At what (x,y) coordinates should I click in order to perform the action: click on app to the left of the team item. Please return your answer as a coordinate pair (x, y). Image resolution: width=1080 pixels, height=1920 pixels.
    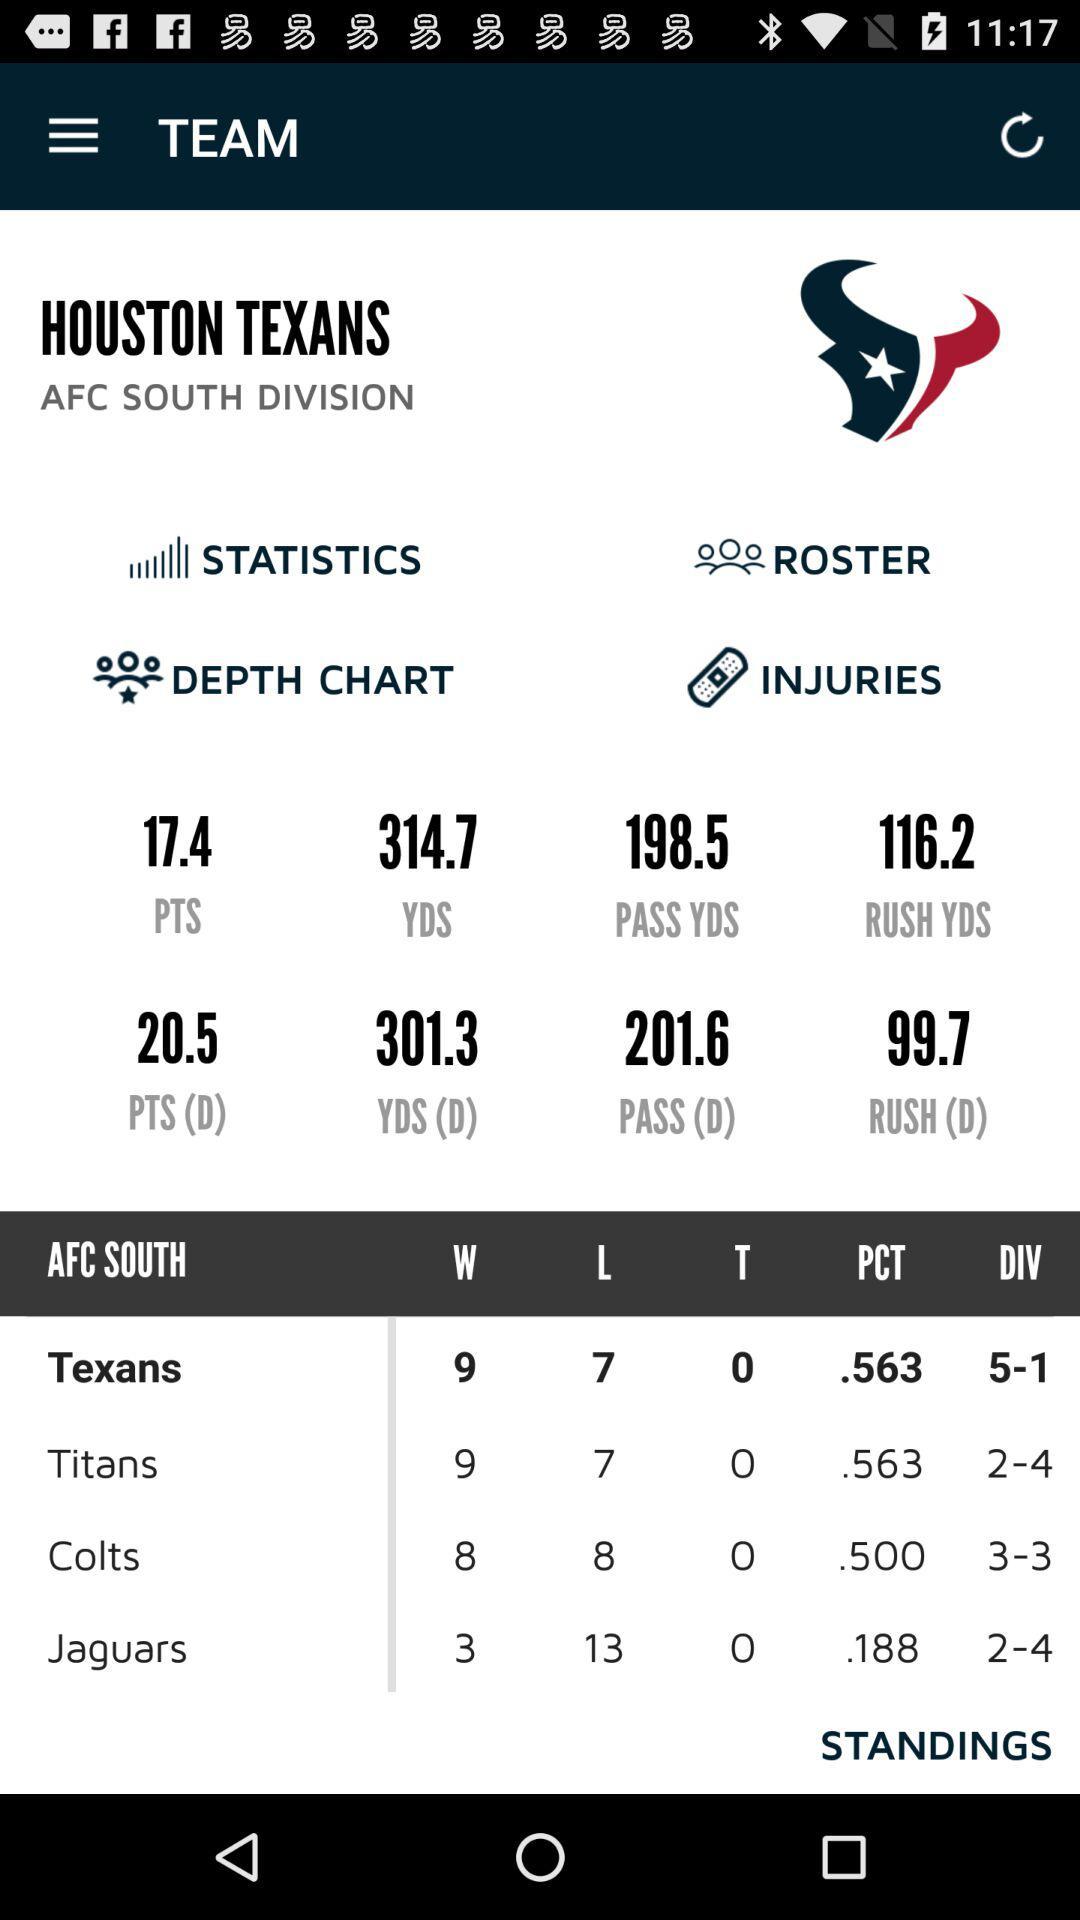
    Looking at the image, I should click on (72, 135).